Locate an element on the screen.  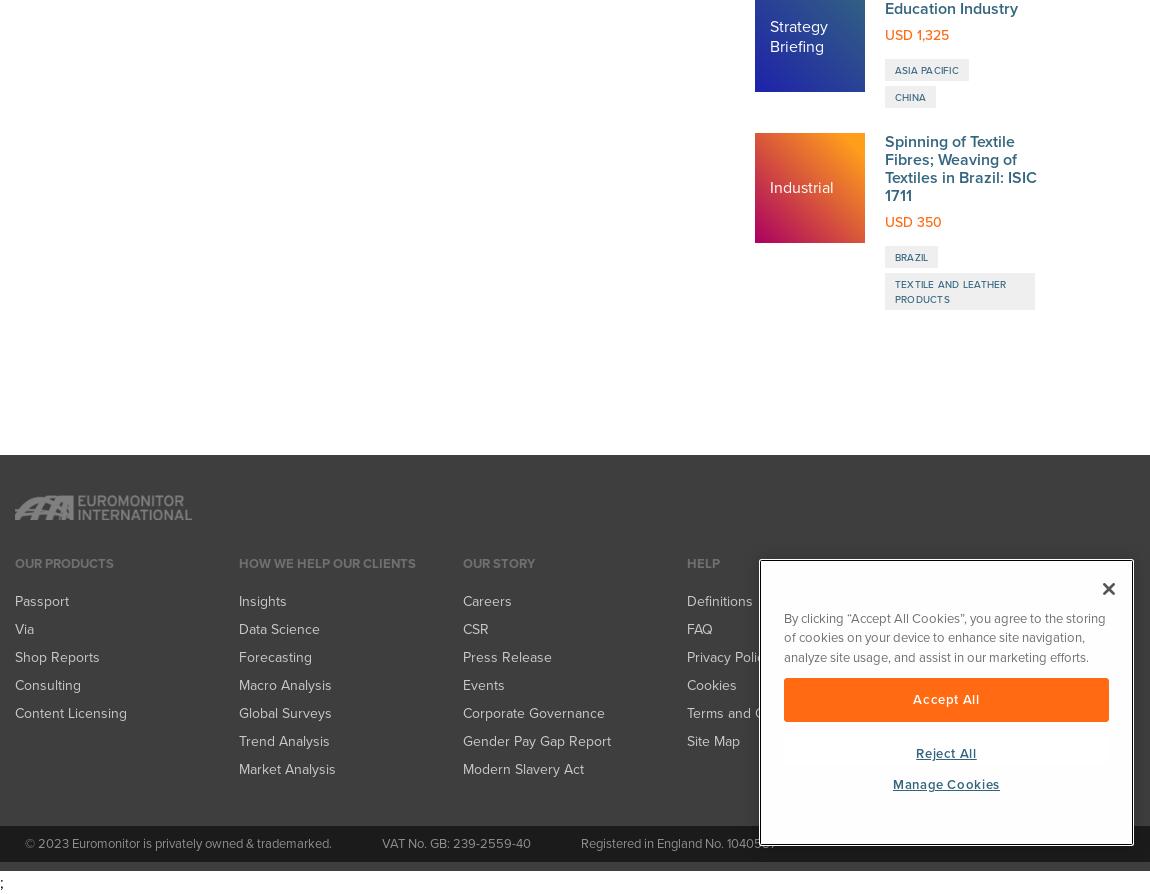
'Trend Analysis' is located at coordinates (237, 90).